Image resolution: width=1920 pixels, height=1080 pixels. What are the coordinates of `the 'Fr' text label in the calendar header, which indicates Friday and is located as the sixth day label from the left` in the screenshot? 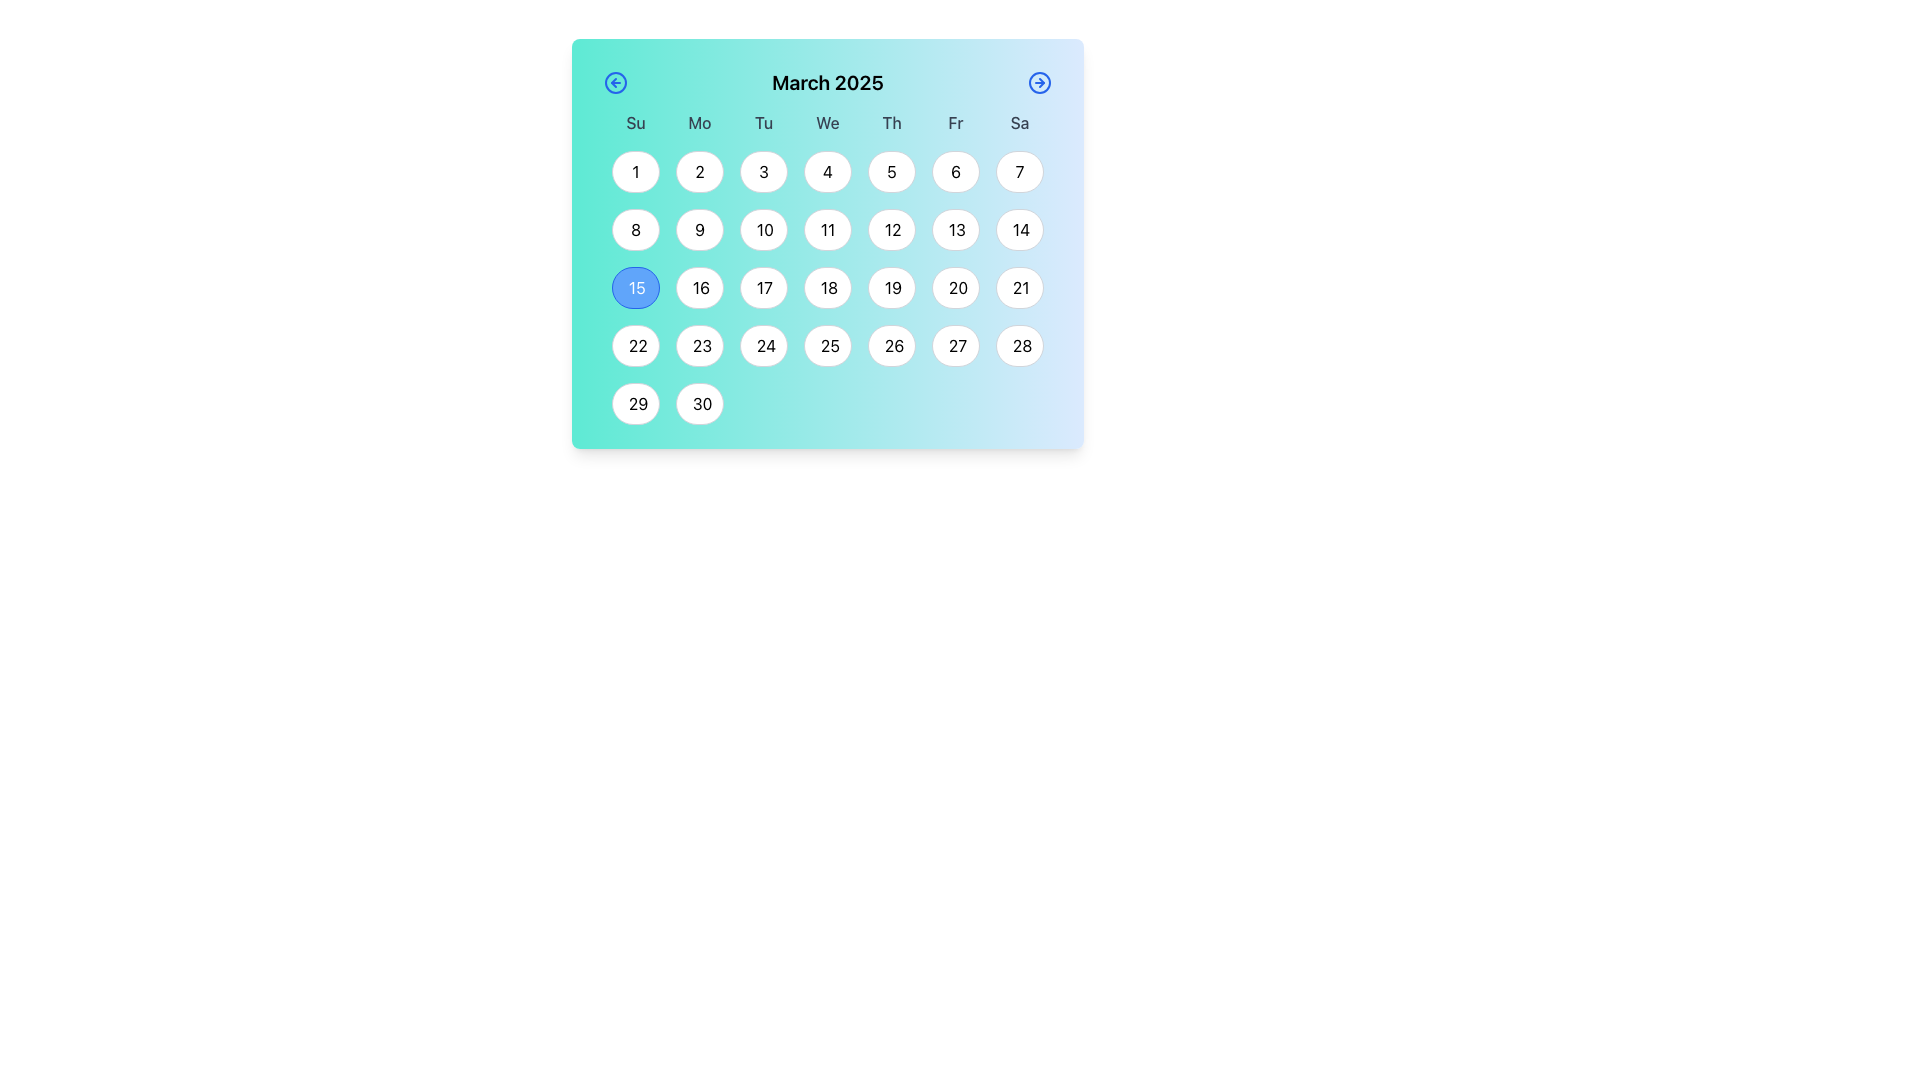 It's located at (954, 123).